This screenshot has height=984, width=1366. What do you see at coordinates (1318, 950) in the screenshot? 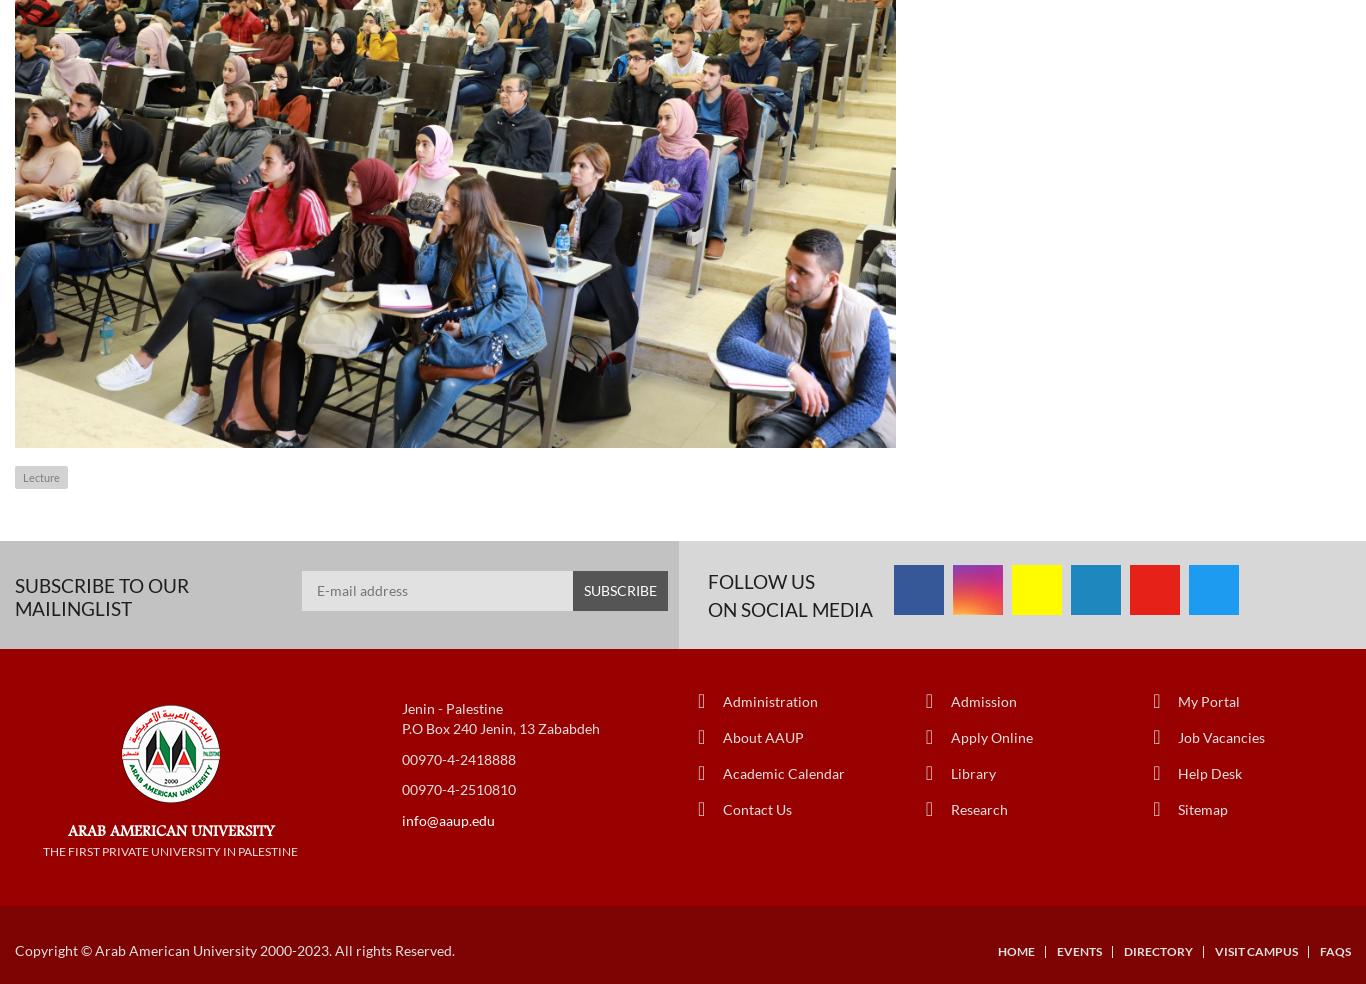
I see `'FAQs'` at bounding box center [1318, 950].